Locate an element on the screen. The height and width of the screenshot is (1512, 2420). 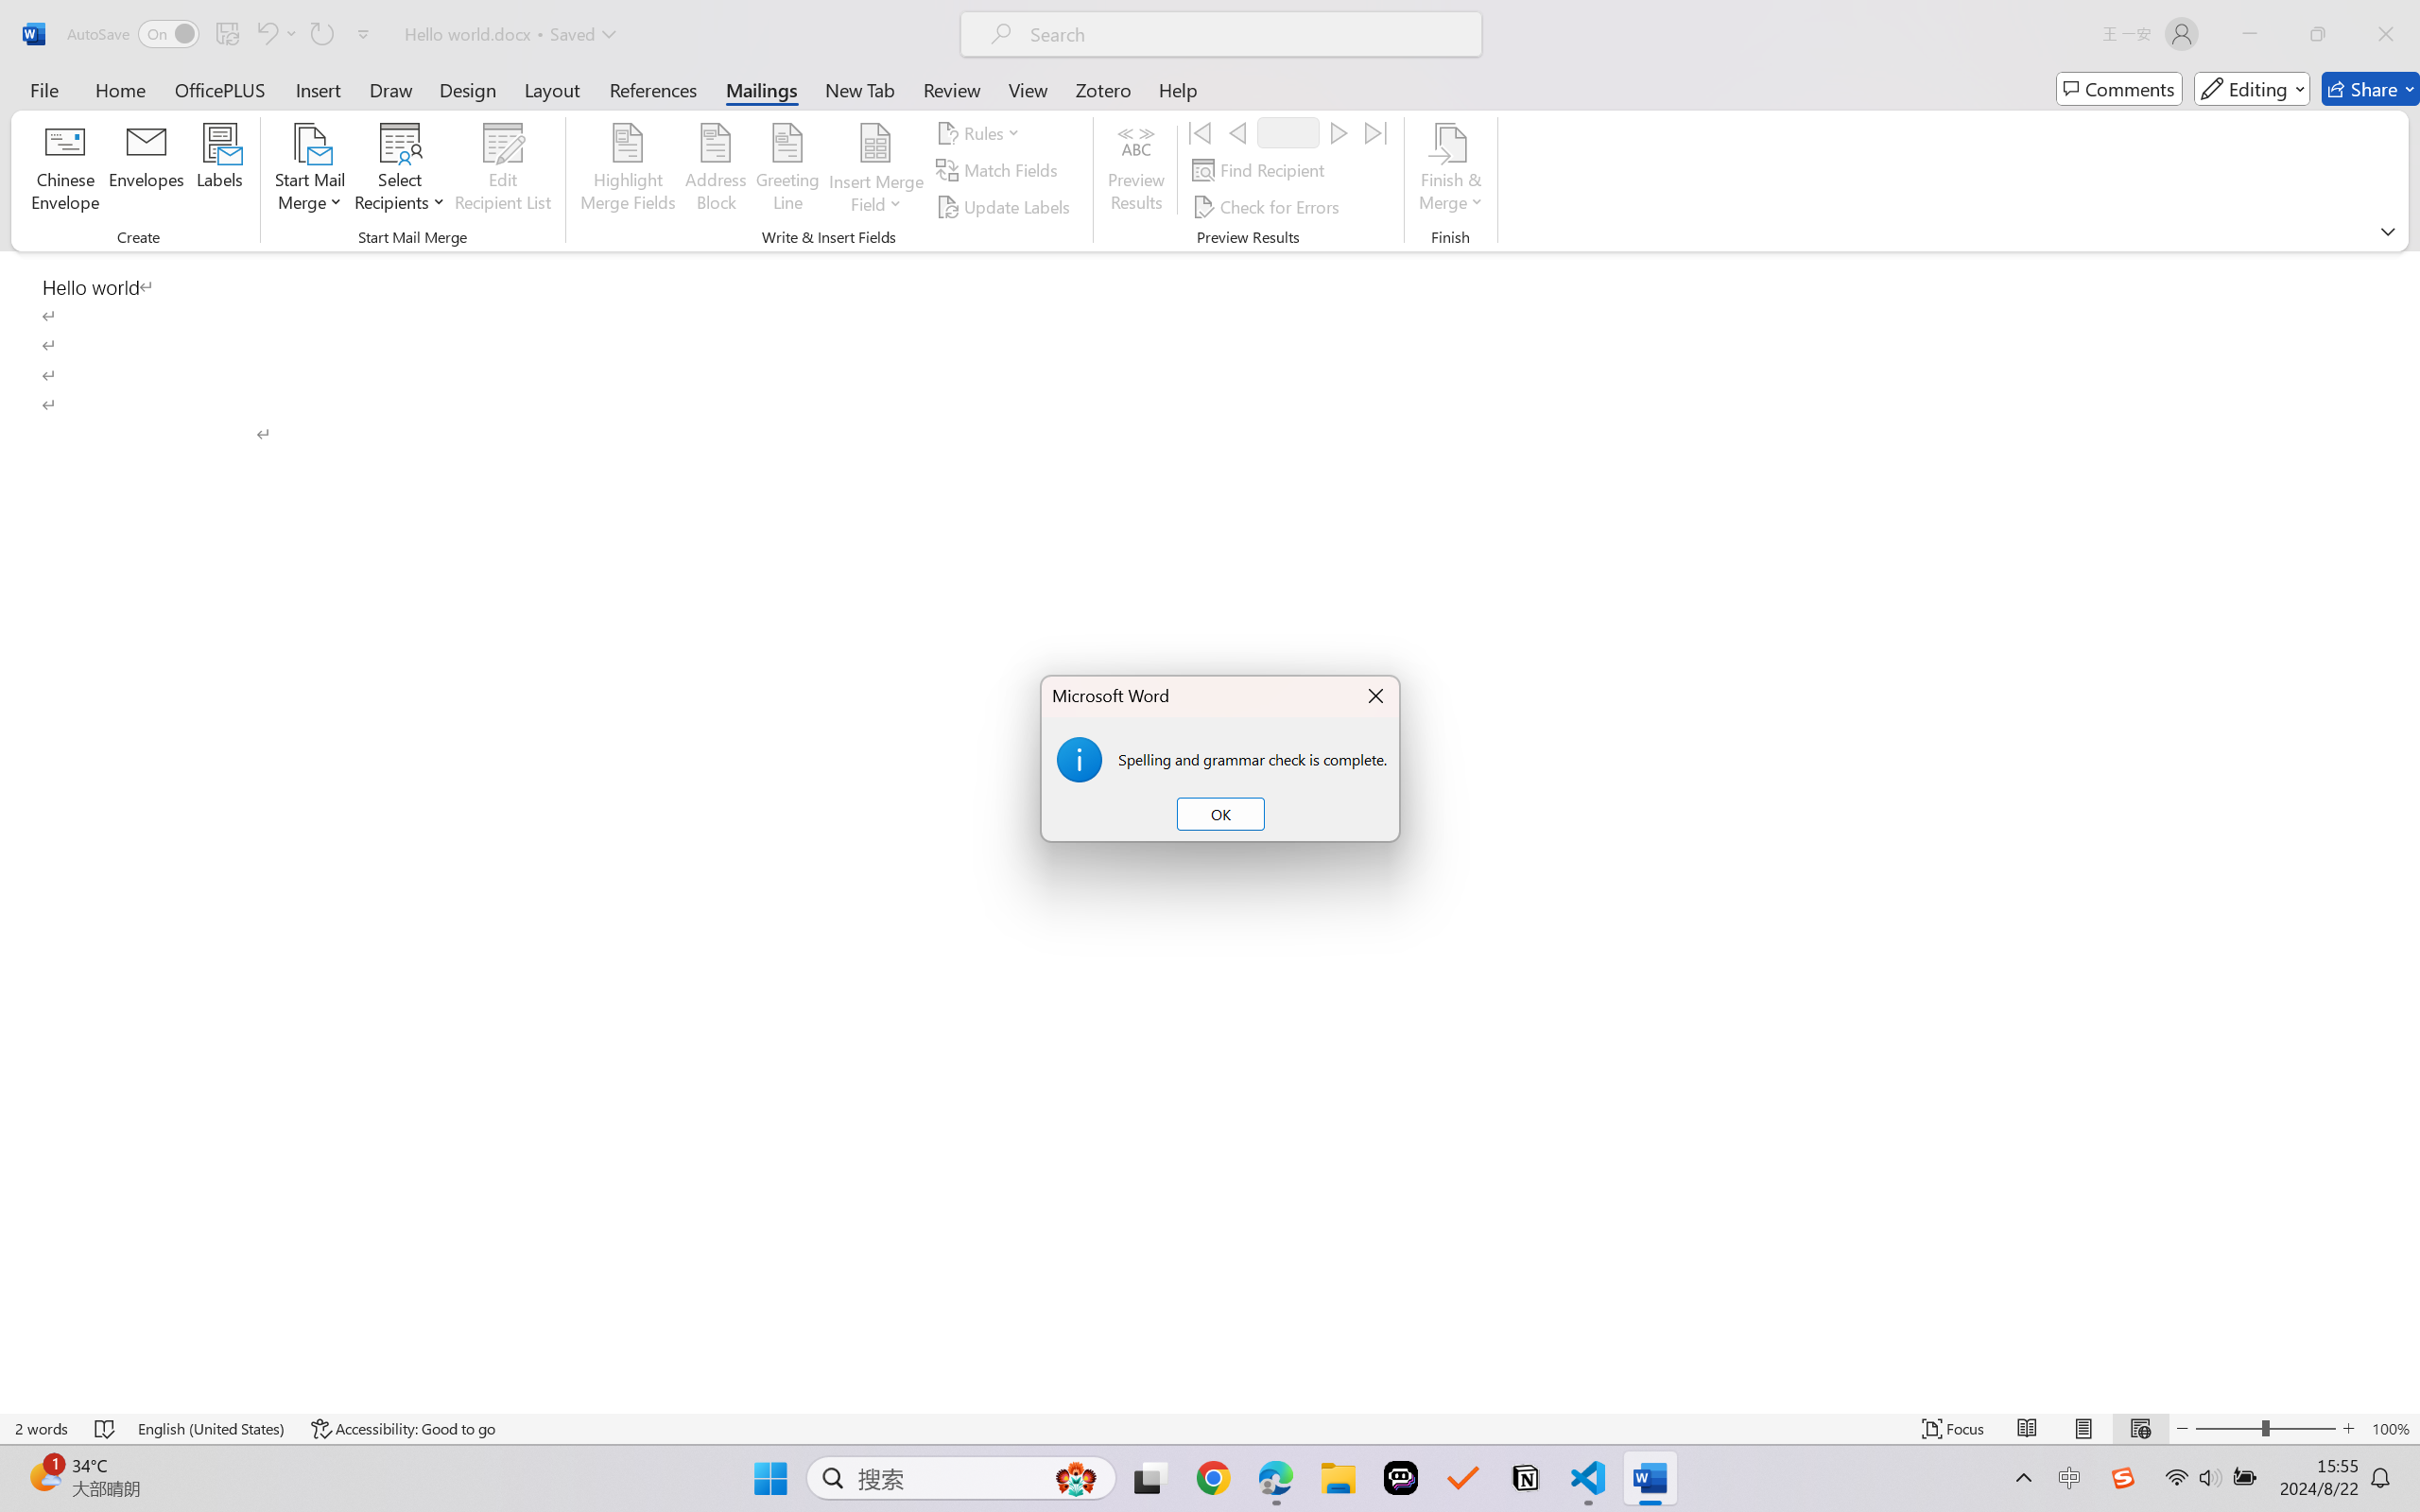
'Rules' is located at coordinates (980, 131).